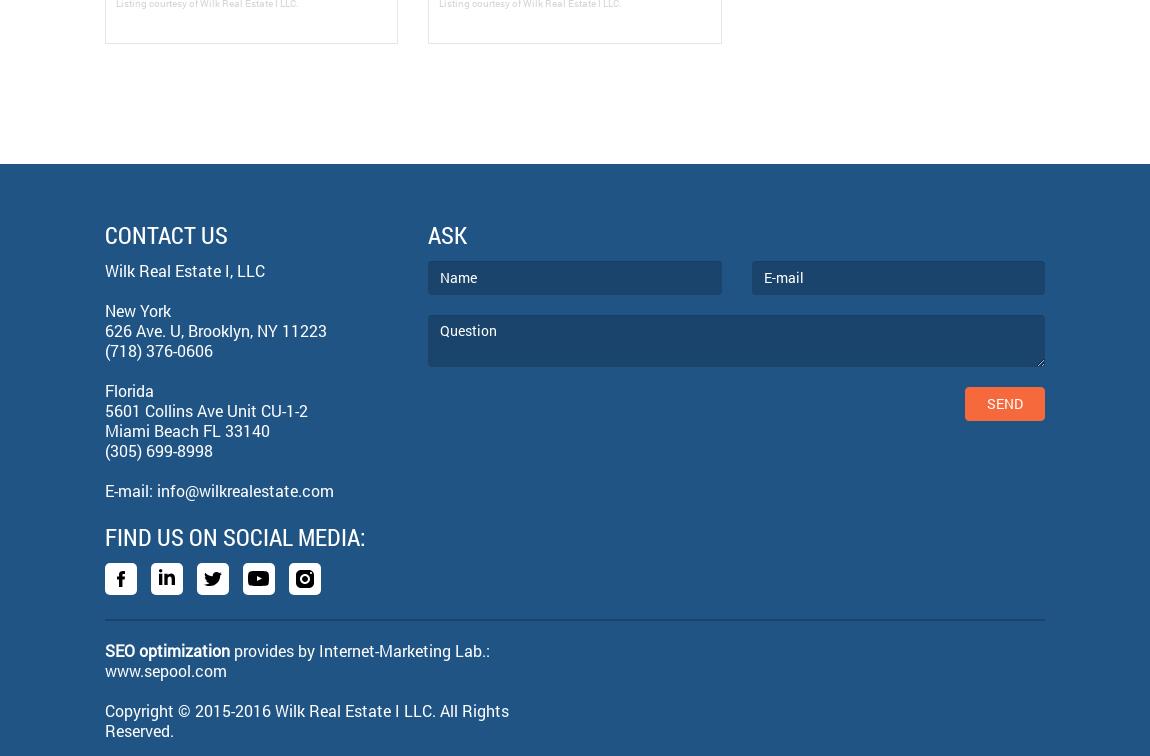 This screenshot has height=756, width=1150. What do you see at coordinates (103, 649) in the screenshot?
I see `'SEO optimization'` at bounding box center [103, 649].